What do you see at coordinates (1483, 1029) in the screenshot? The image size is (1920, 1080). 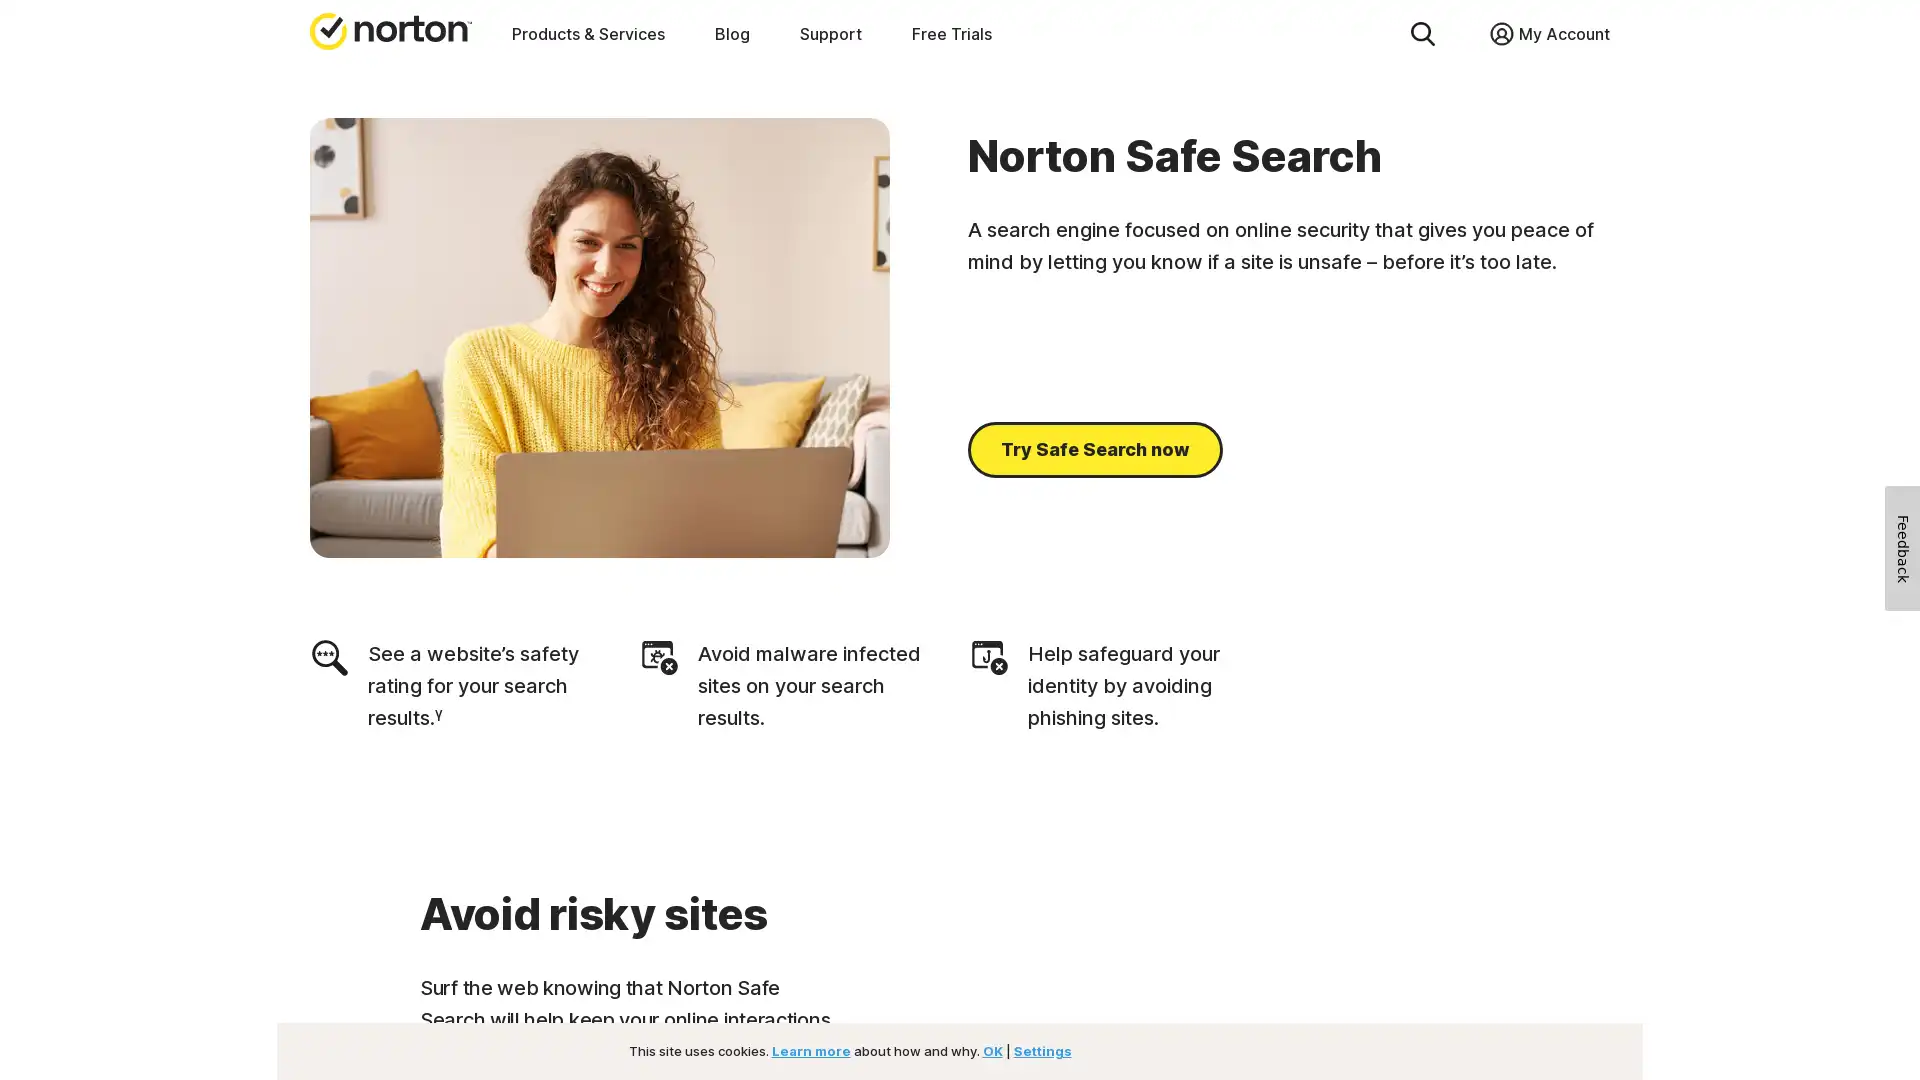 I see `Close consent Widget` at bounding box center [1483, 1029].